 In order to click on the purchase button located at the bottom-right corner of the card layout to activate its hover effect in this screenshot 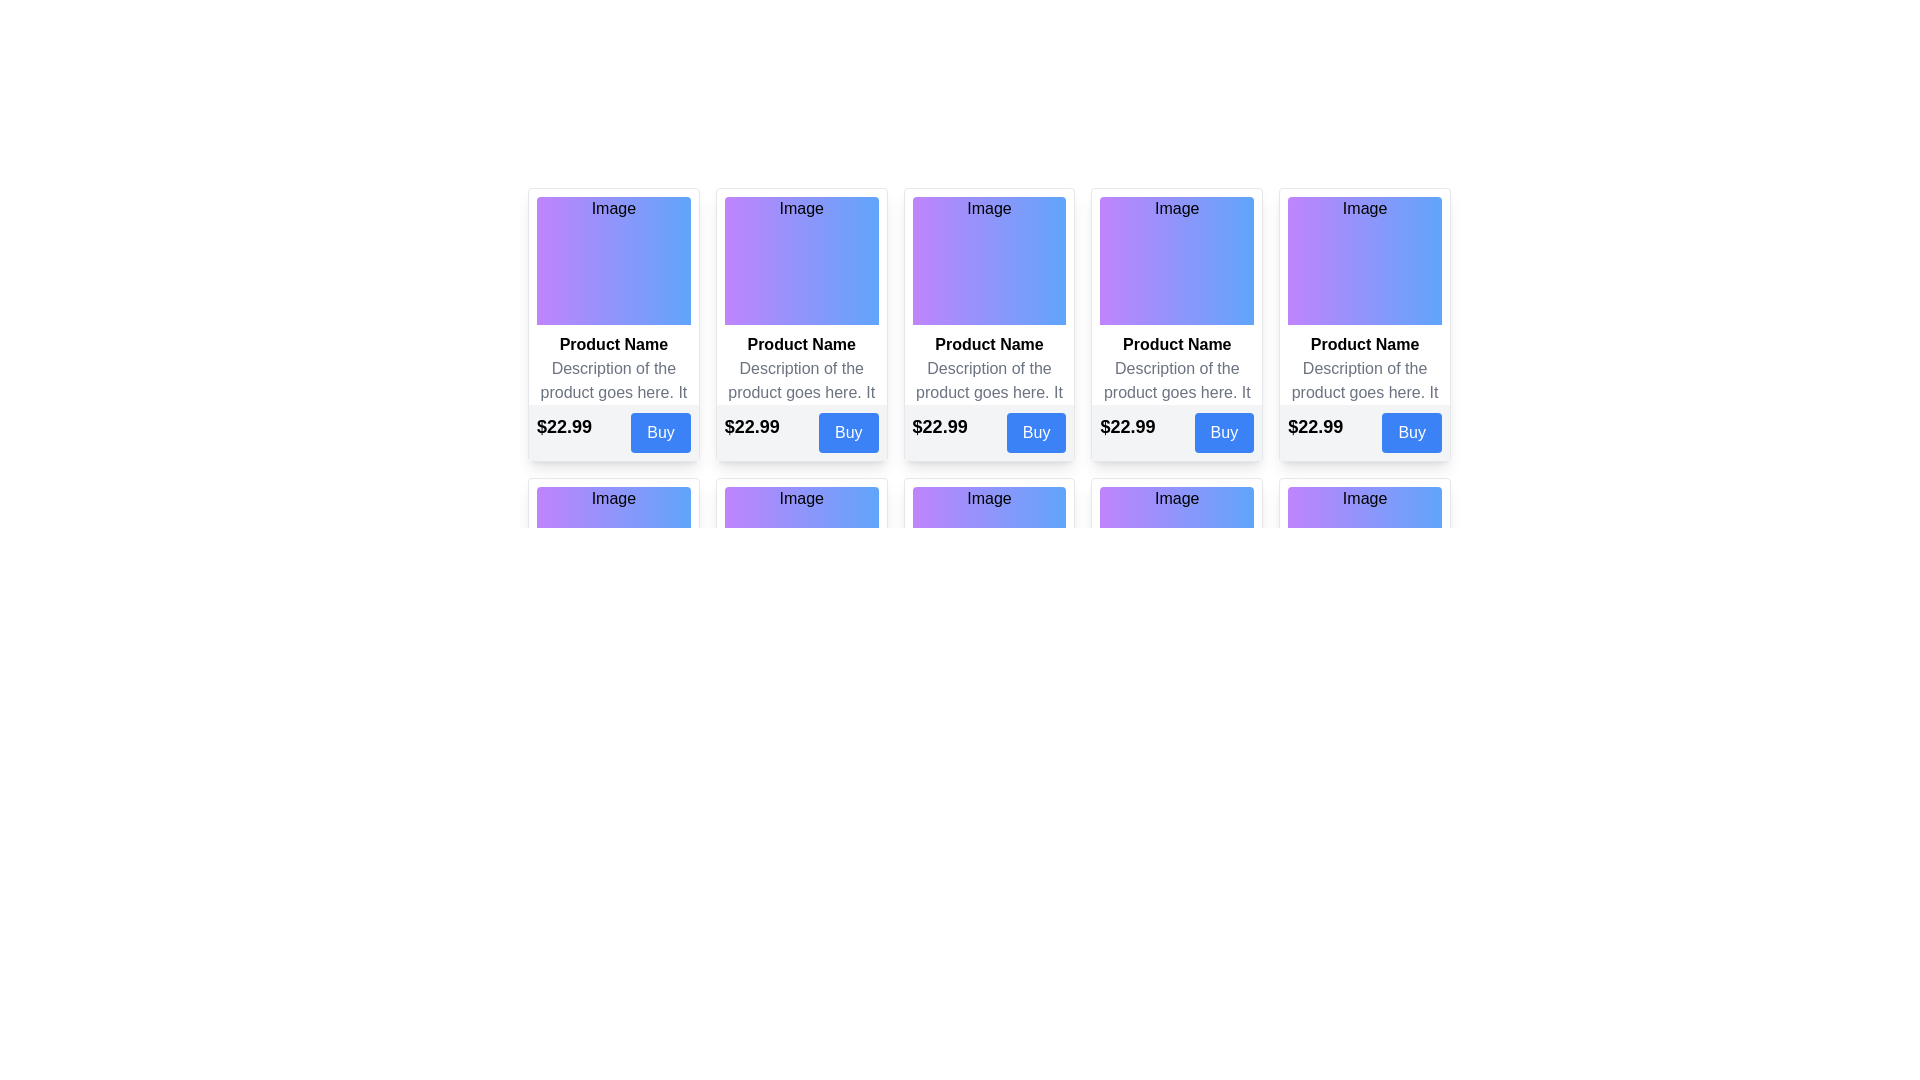, I will do `click(848, 431)`.